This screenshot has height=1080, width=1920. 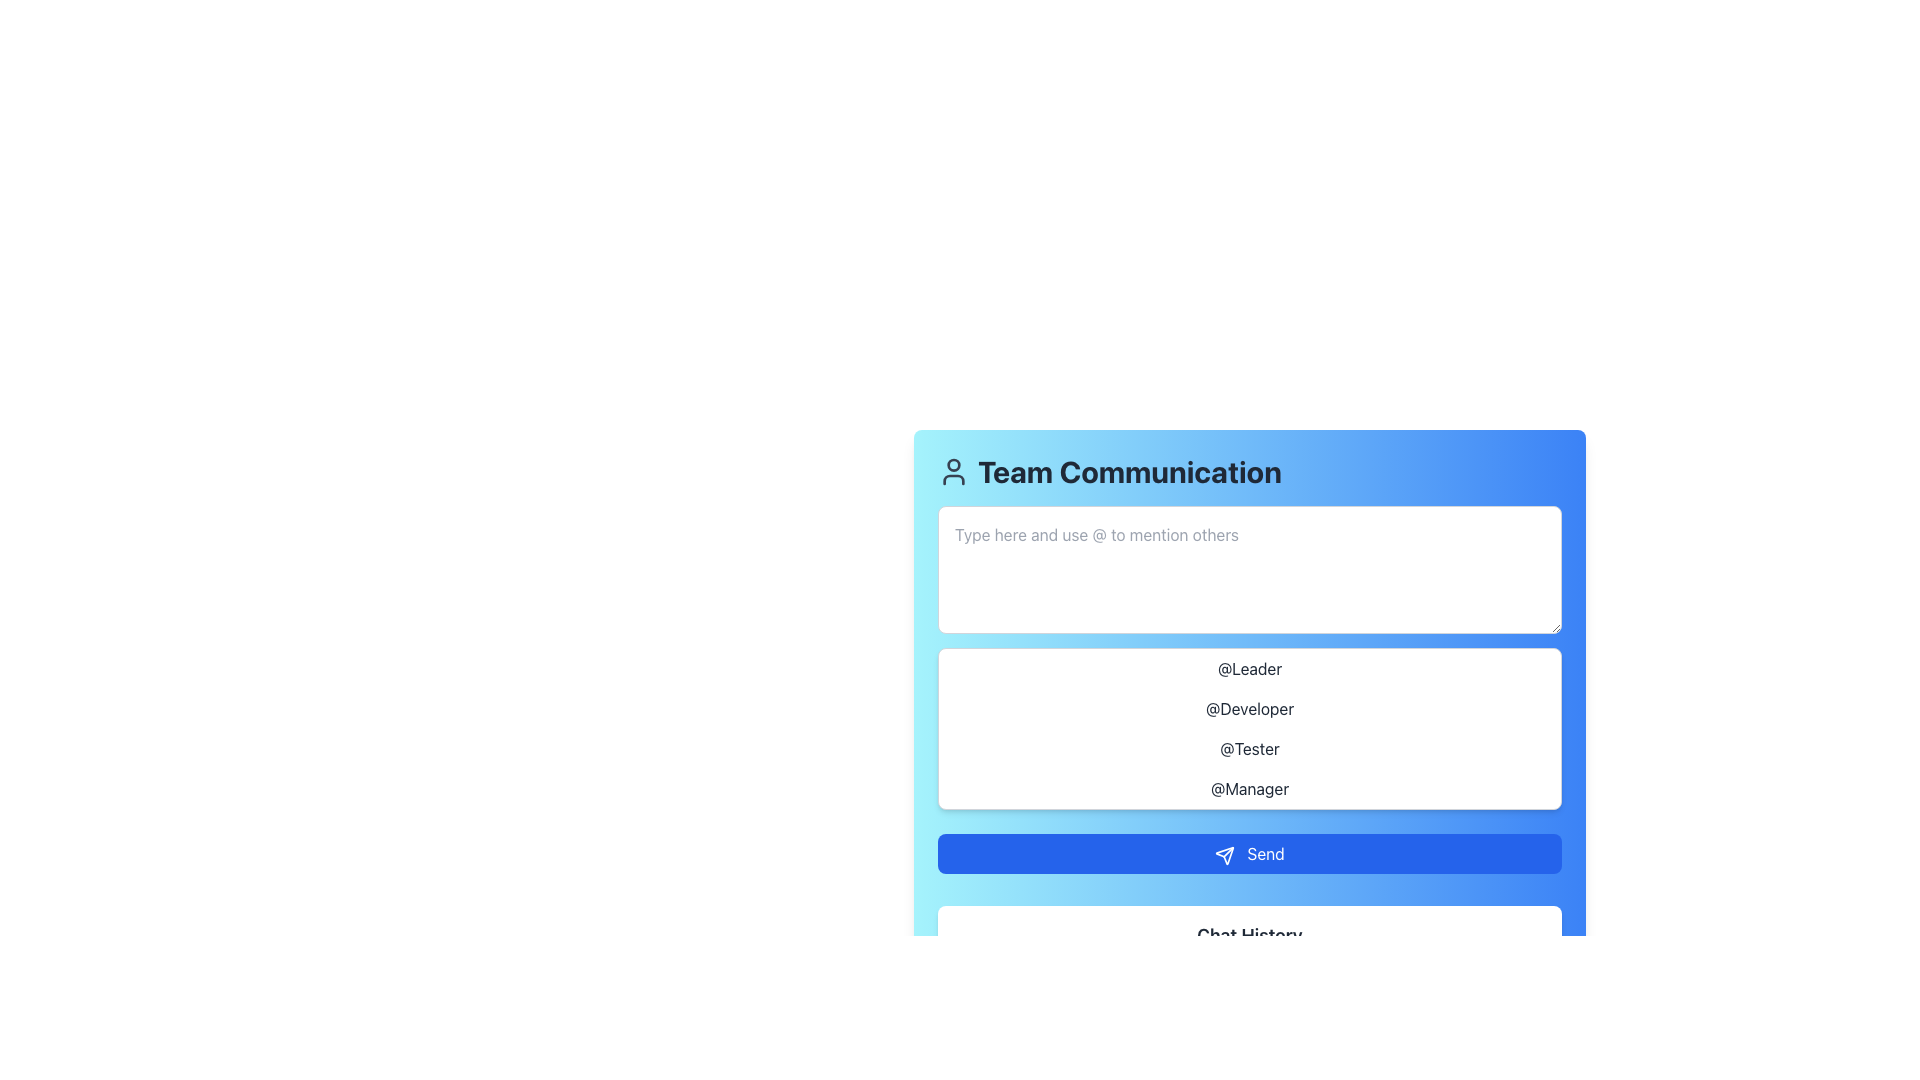 I want to click on the selectable list item displaying the text '@Developer', so click(x=1248, y=708).